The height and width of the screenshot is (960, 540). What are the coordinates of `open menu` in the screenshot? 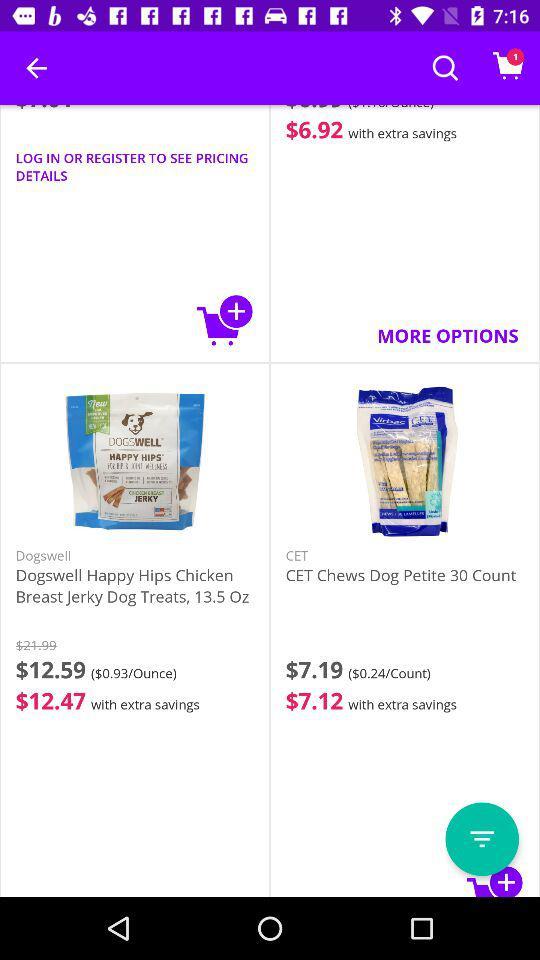 It's located at (481, 839).